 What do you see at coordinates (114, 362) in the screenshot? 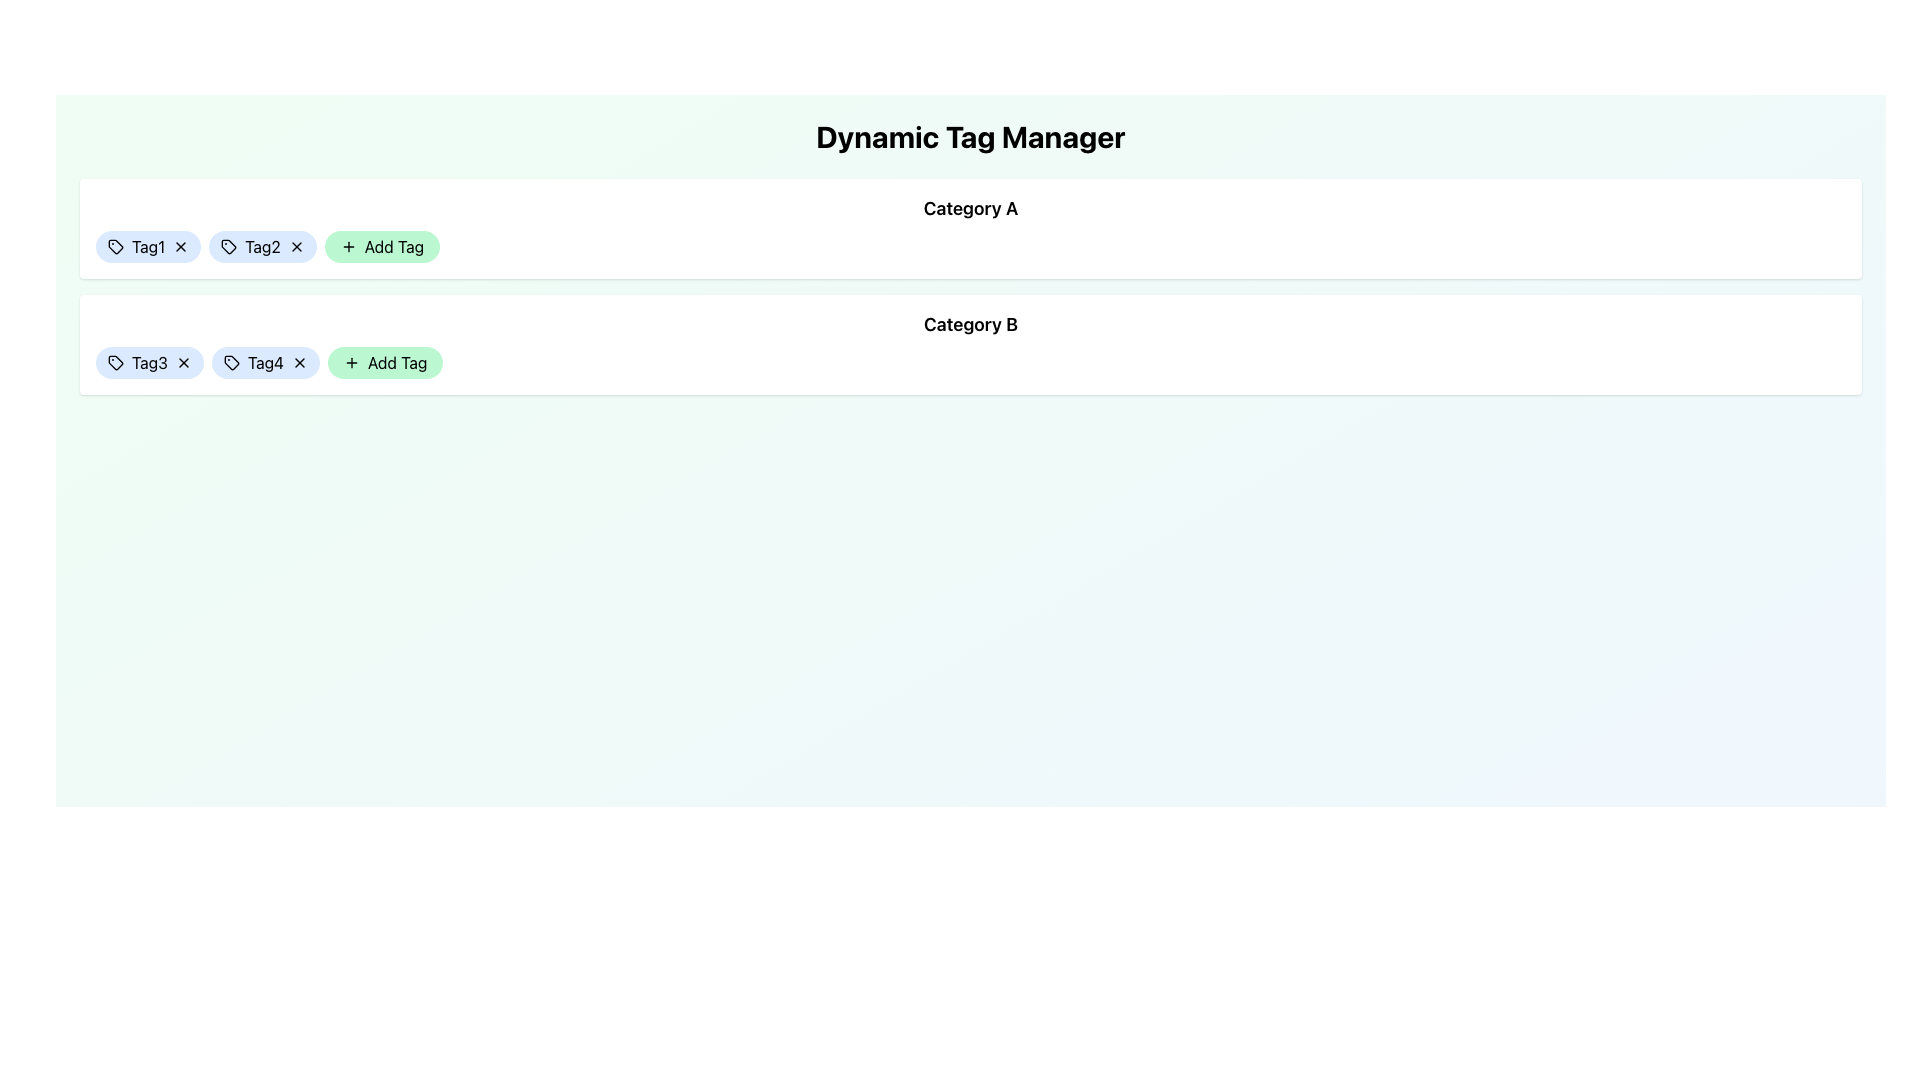
I see `the small decorative icon representing the 'Tag3' item in the 'Category B' section, located at the leftmost position in the second row of tags` at bounding box center [114, 362].